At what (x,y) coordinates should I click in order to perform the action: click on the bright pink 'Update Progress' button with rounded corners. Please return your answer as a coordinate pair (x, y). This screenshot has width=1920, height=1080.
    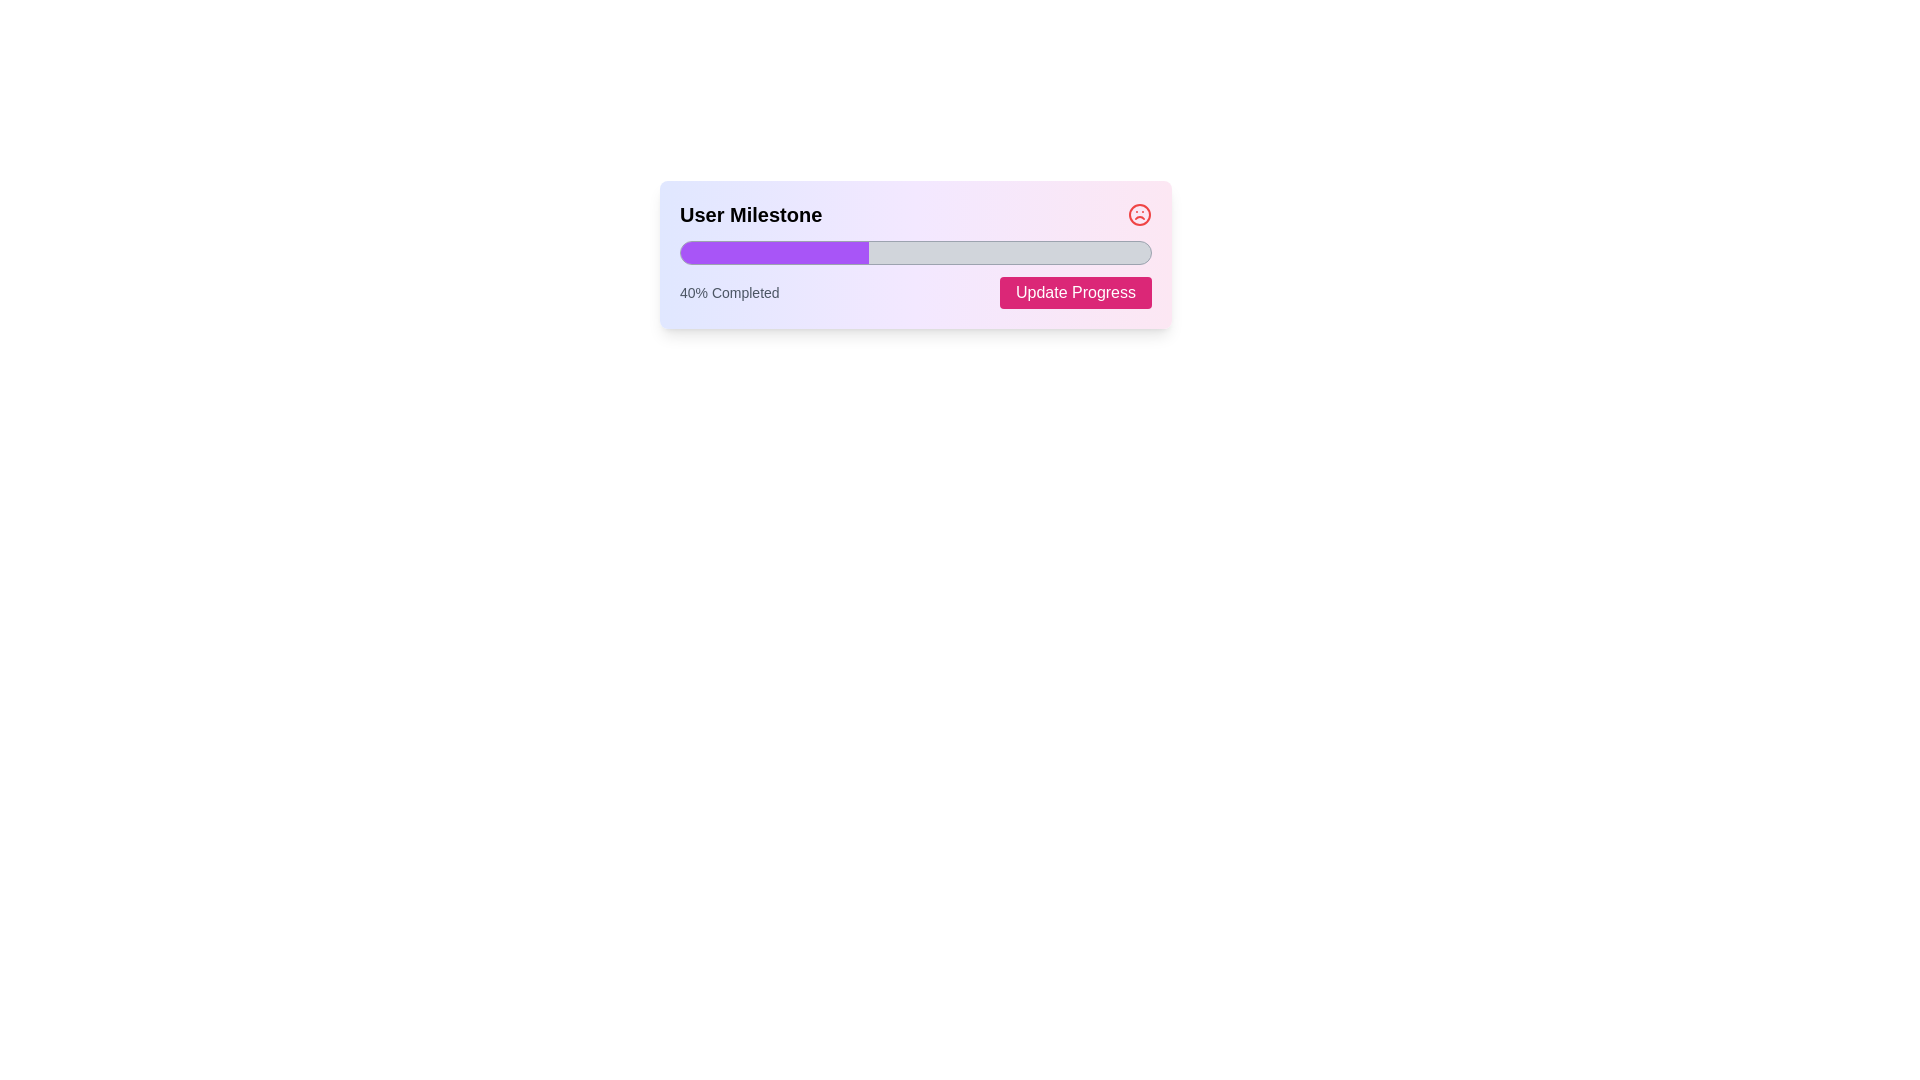
    Looking at the image, I should click on (1074, 293).